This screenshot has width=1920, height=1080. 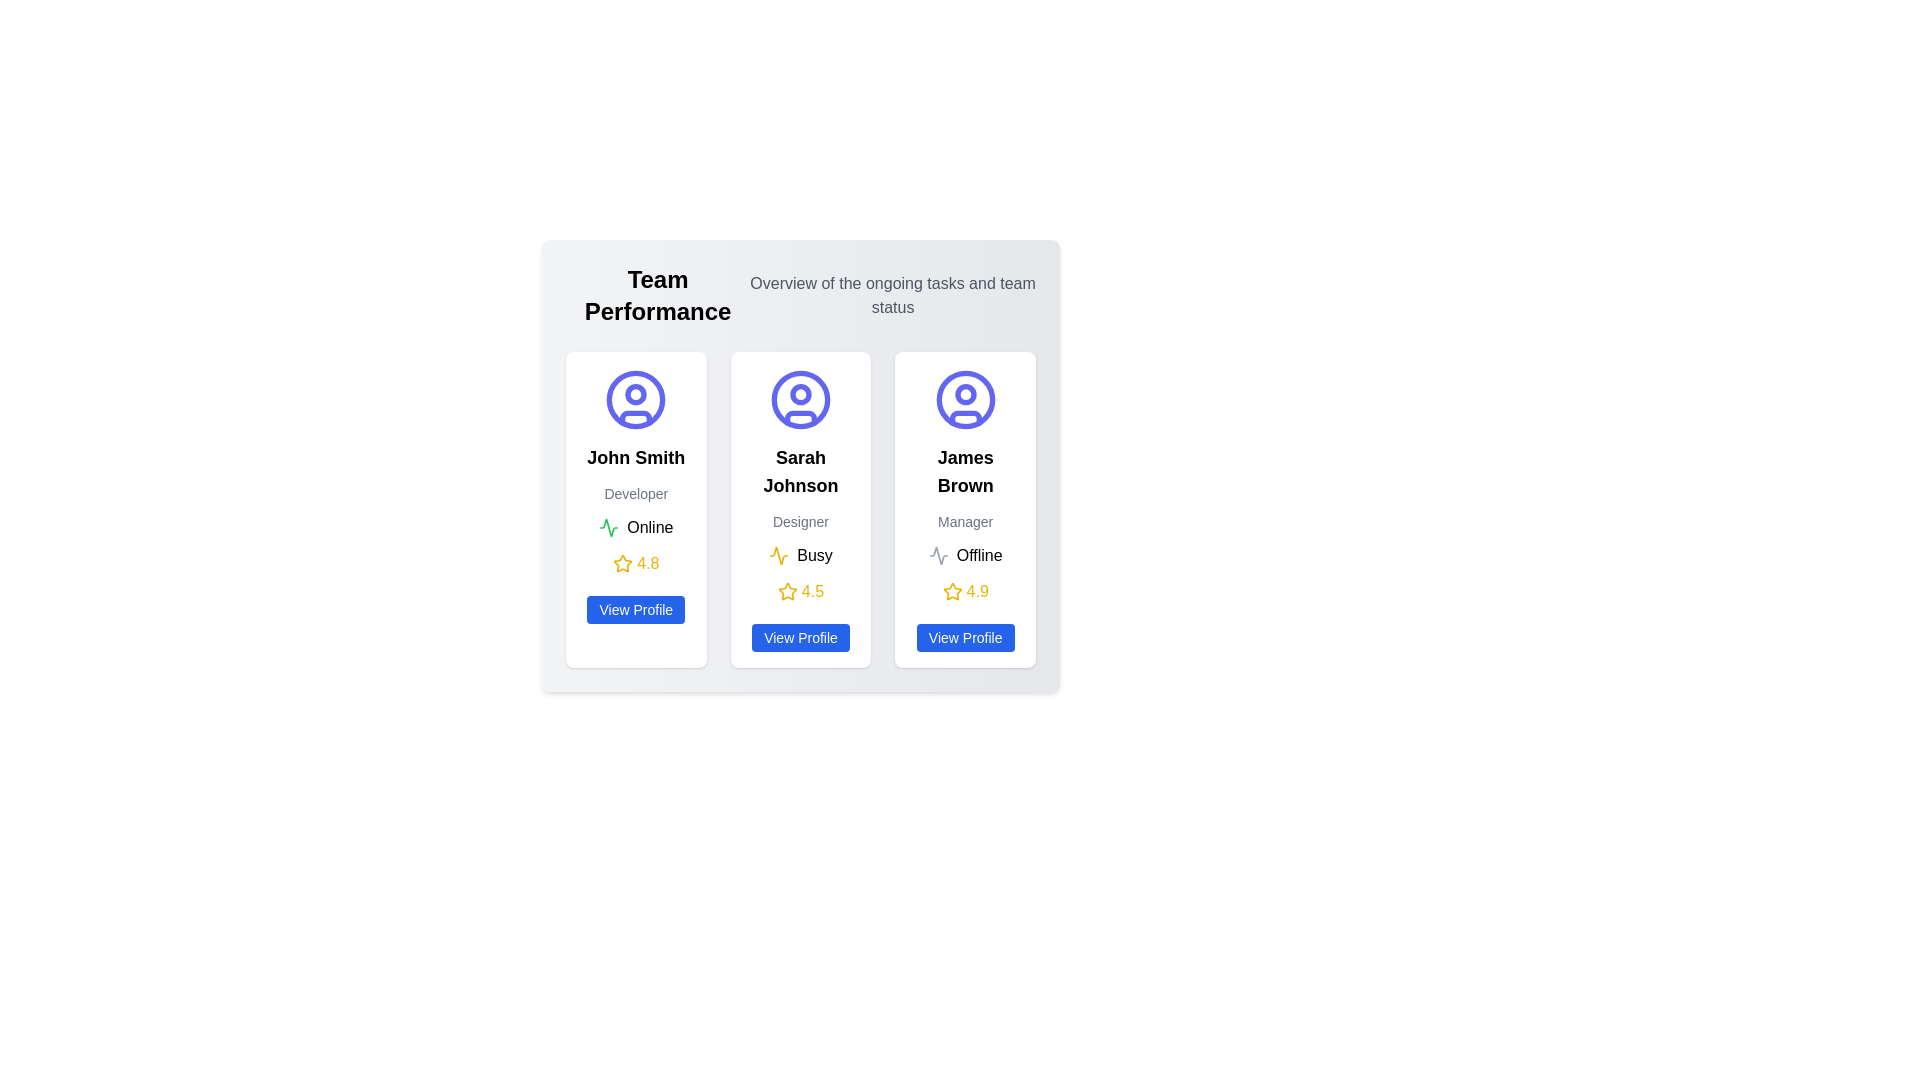 What do you see at coordinates (965, 555) in the screenshot?
I see `the Status indicator for user 'James Brown' which displays 'Offline' located below the title 'Manager' and above the rating information '4.9'` at bounding box center [965, 555].